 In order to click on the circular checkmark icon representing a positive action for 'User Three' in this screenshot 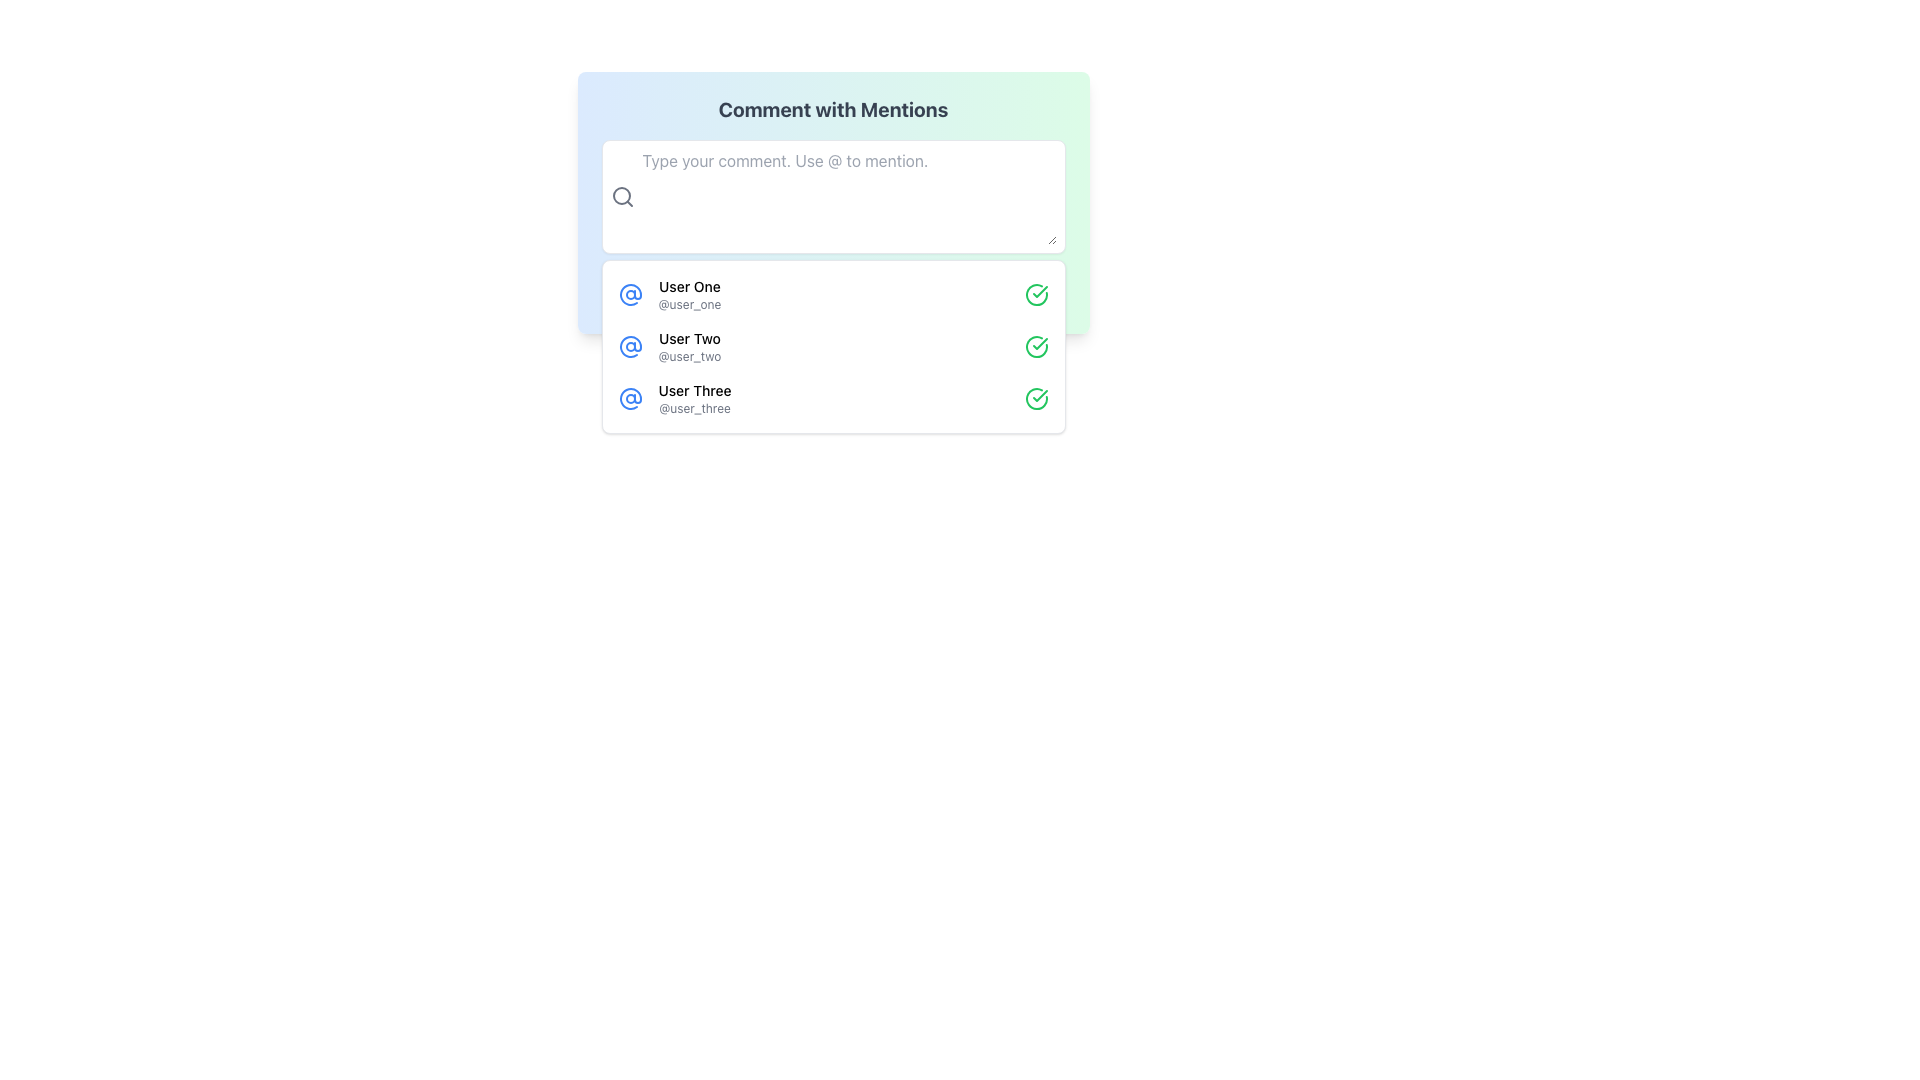, I will do `click(1036, 398)`.